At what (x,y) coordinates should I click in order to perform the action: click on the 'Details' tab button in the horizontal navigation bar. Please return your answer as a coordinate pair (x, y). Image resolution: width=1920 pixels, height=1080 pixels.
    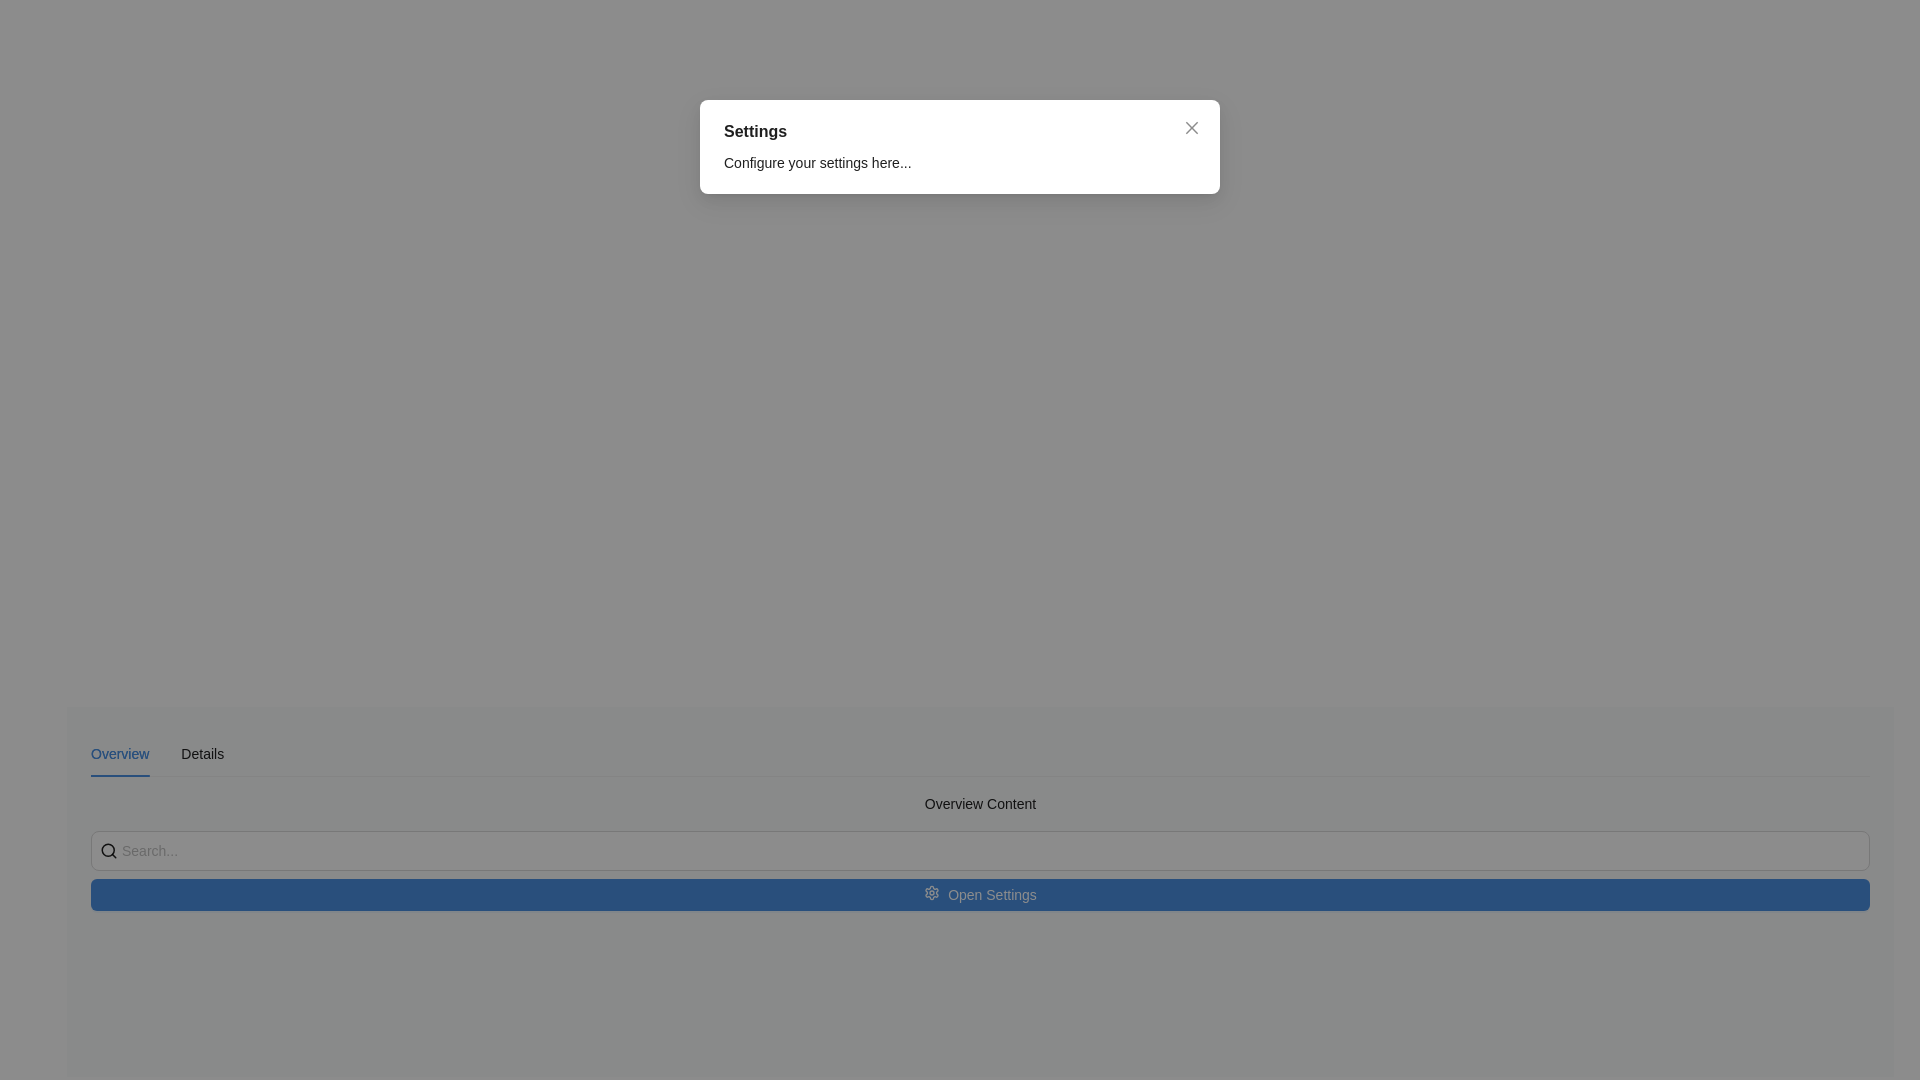
    Looking at the image, I should click on (202, 753).